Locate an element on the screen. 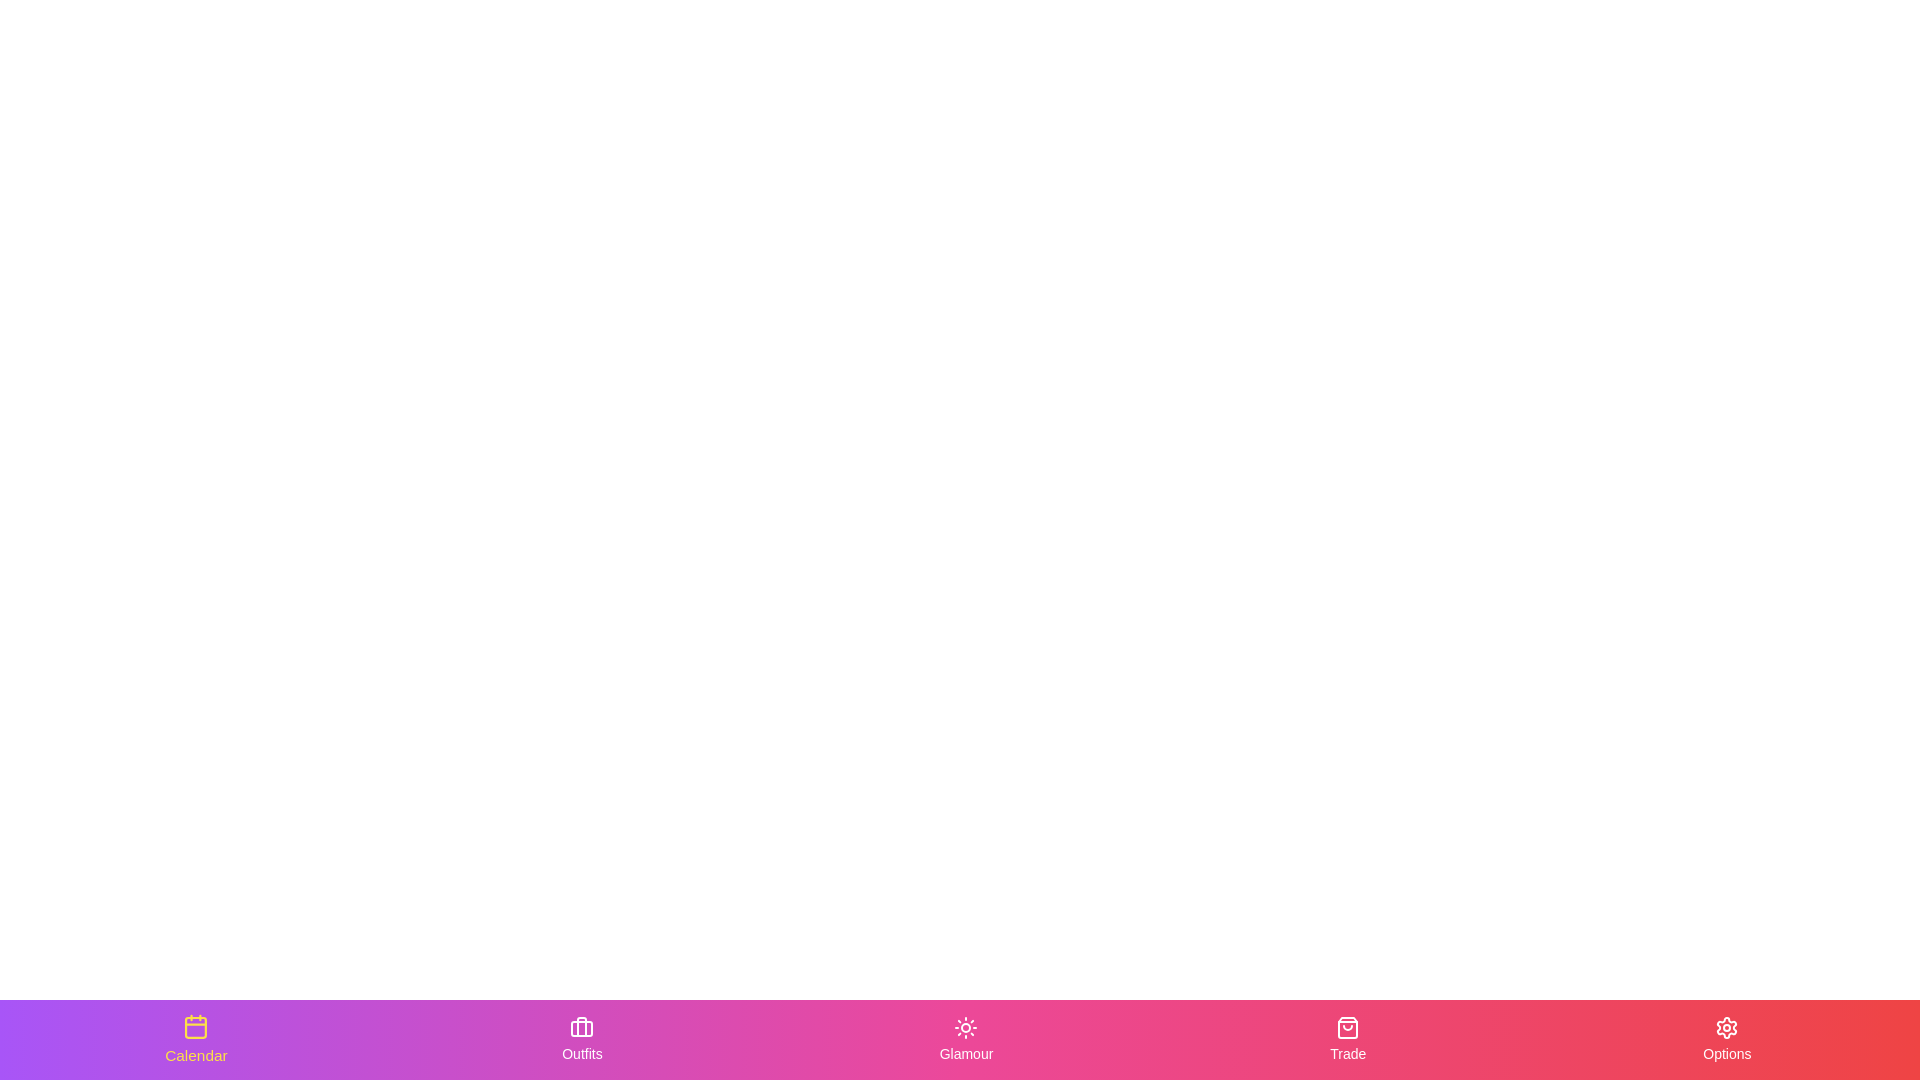 The image size is (1920, 1080). the tab labeled Trade to observe its hover effect is located at coordinates (1348, 1039).